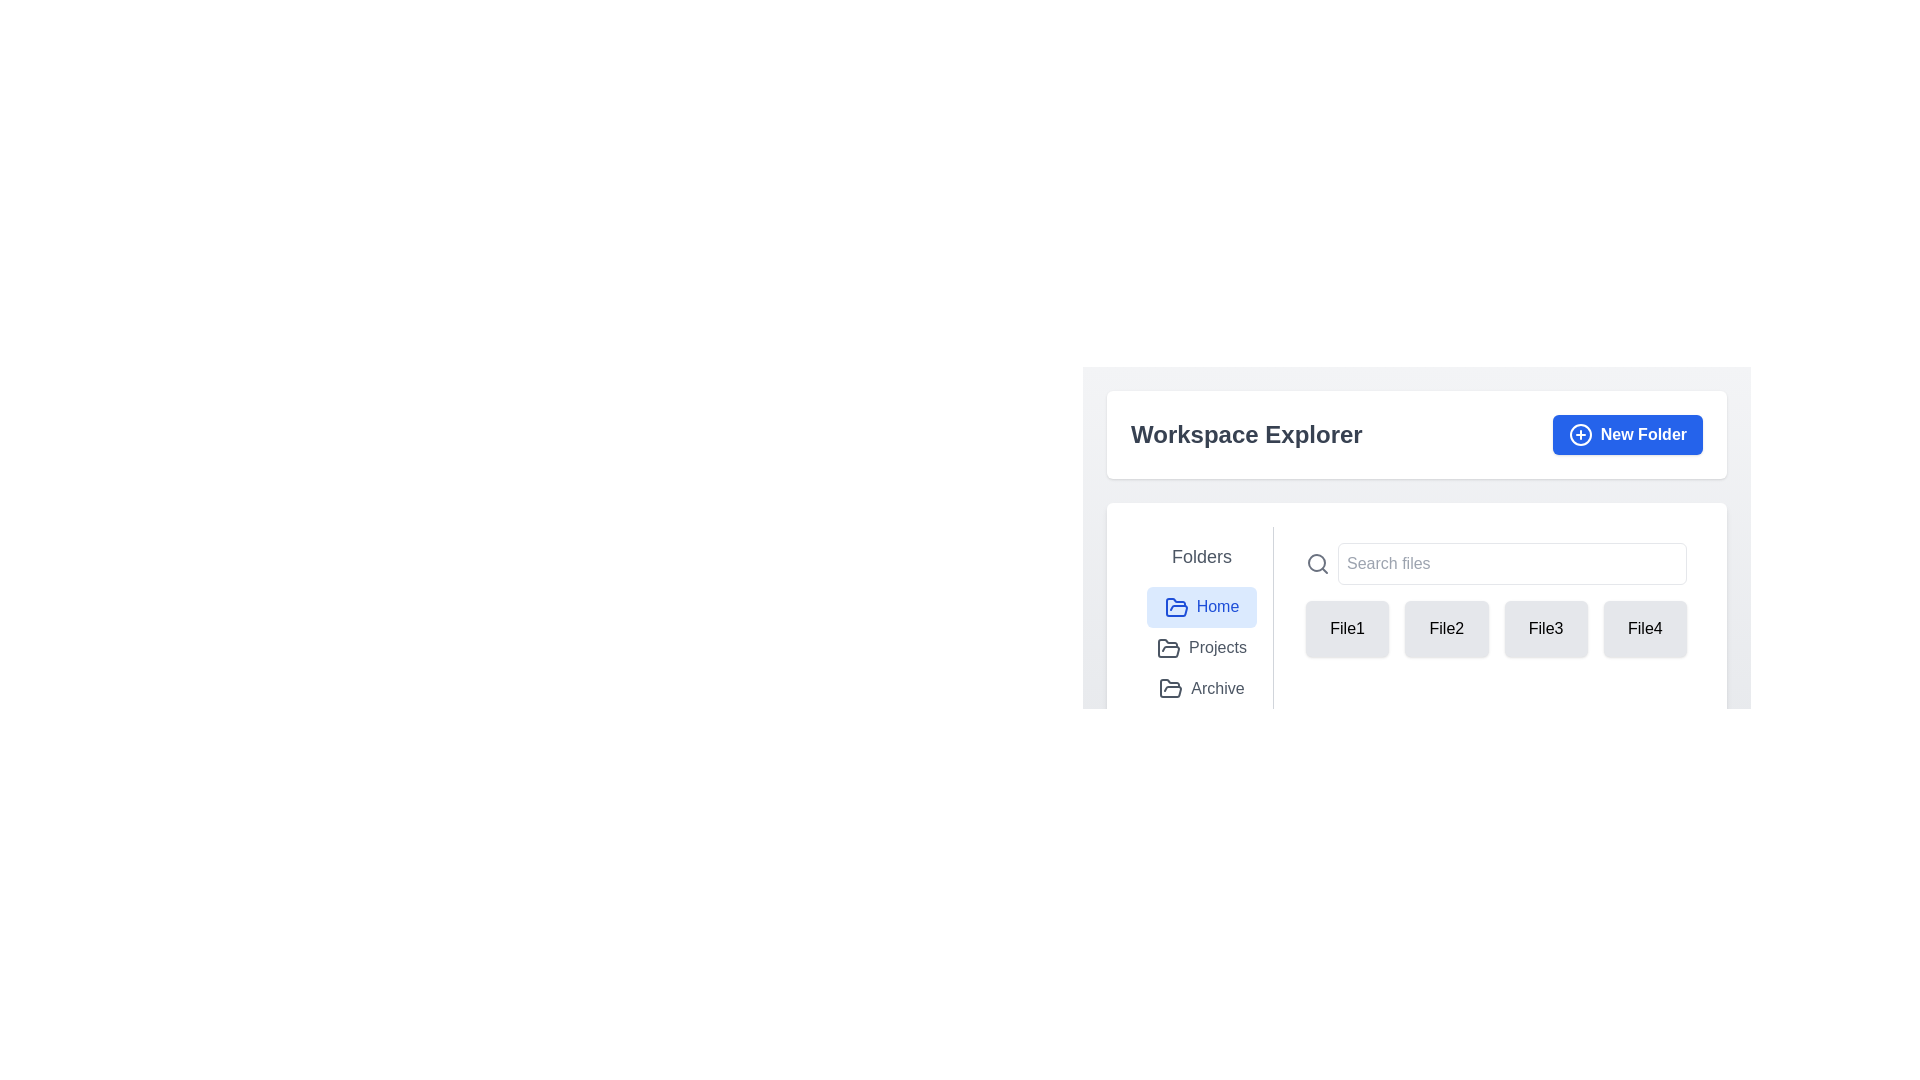 Image resolution: width=1920 pixels, height=1080 pixels. Describe the element at coordinates (1200, 686) in the screenshot. I see `the 'Archive' navigation item, which is the third item in the vertical list located in the left panel of the interface` at that location.